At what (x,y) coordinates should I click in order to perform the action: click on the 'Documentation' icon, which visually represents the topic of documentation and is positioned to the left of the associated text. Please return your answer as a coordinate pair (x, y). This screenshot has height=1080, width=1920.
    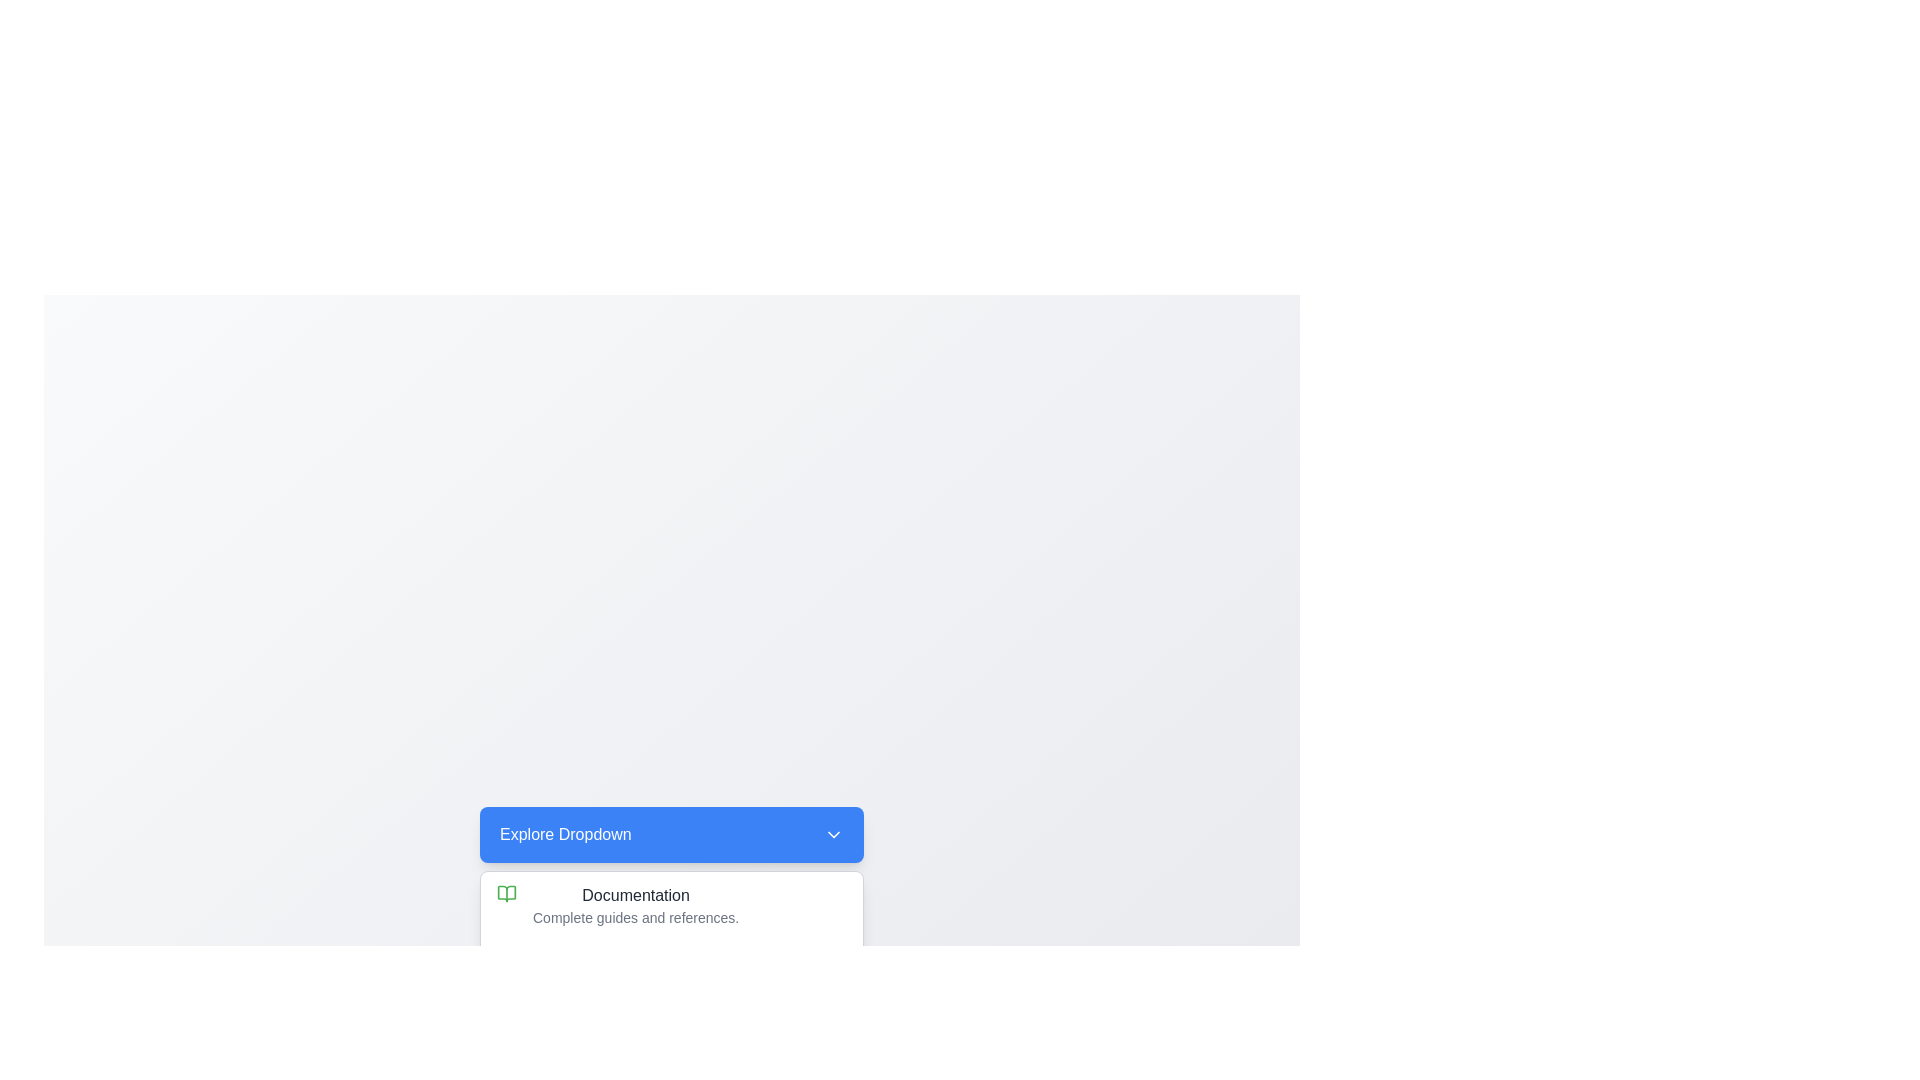
    Looking at the image, I should click on (507, 893).